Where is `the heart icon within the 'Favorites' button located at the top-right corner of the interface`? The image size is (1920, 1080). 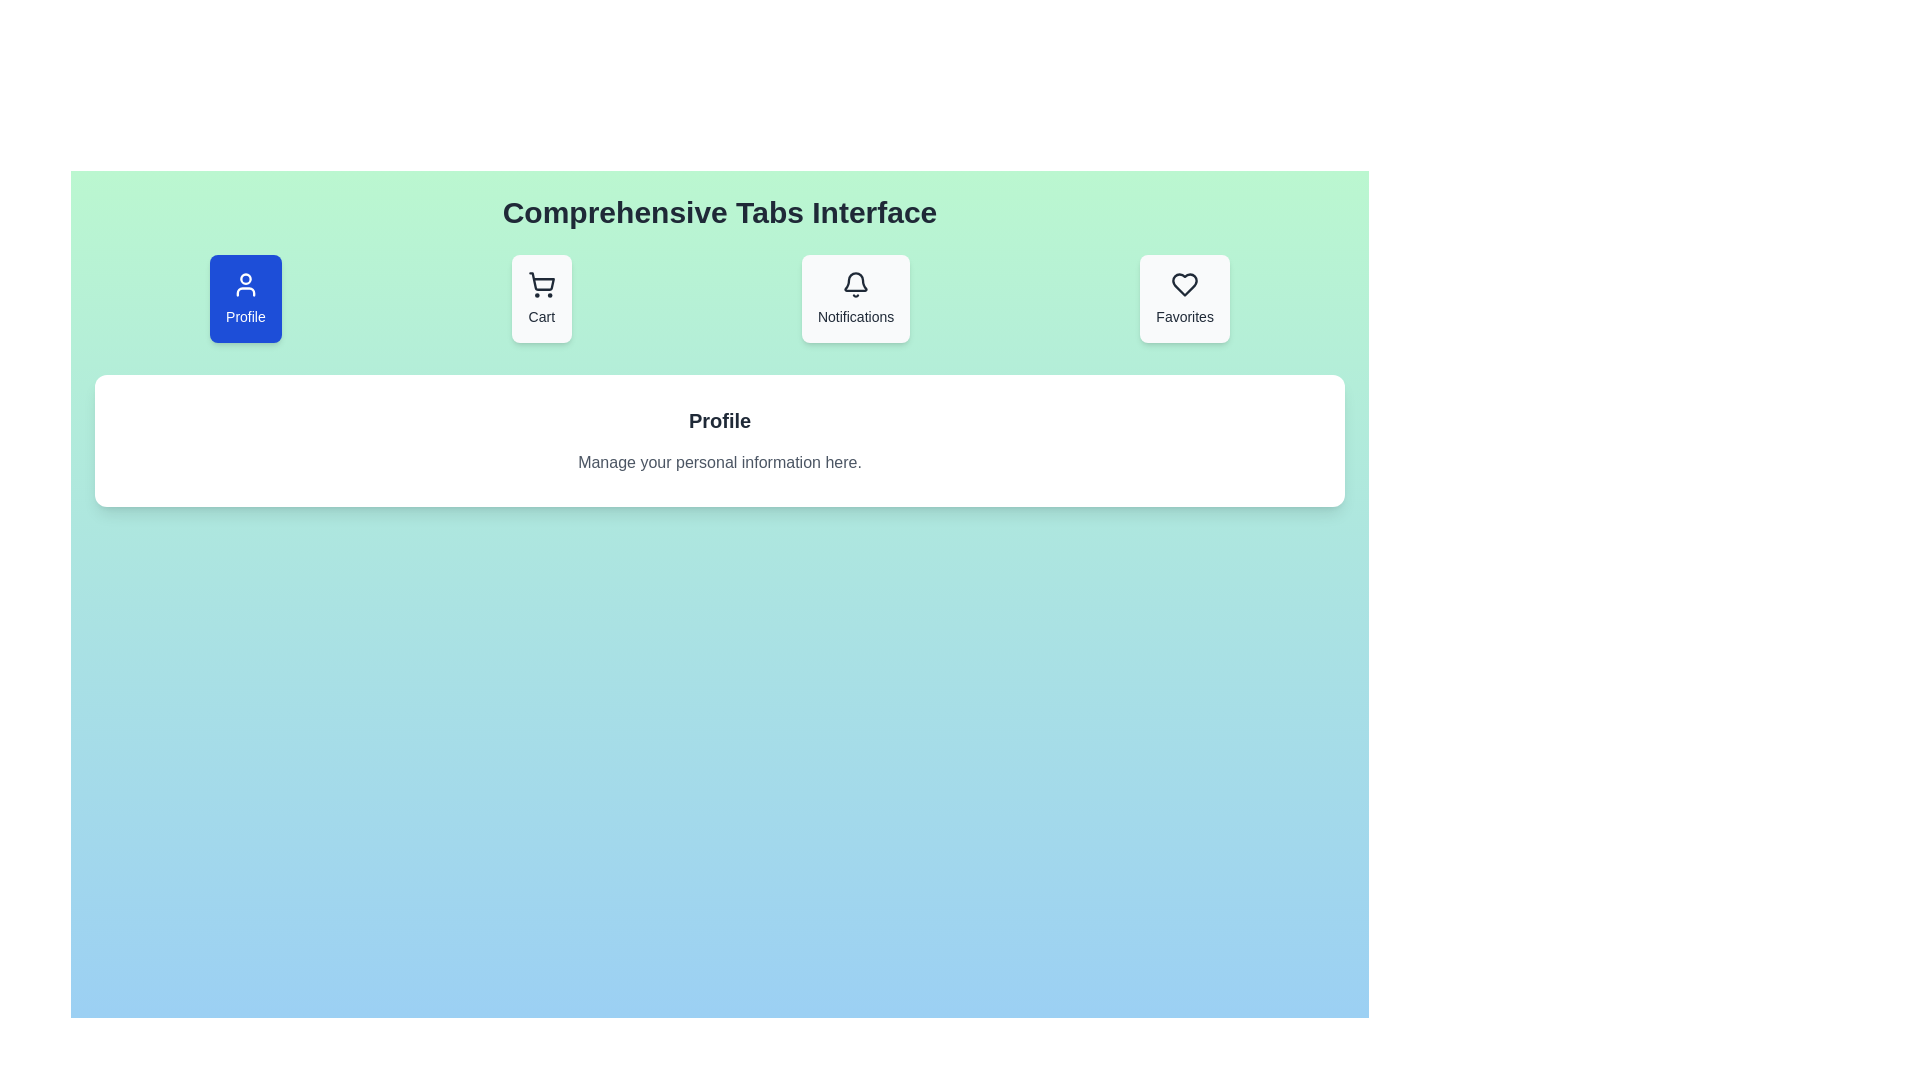 the heart icon within the 'Favorites' button located at the top-right corner of the interface is located at coordinates (1185, 285).